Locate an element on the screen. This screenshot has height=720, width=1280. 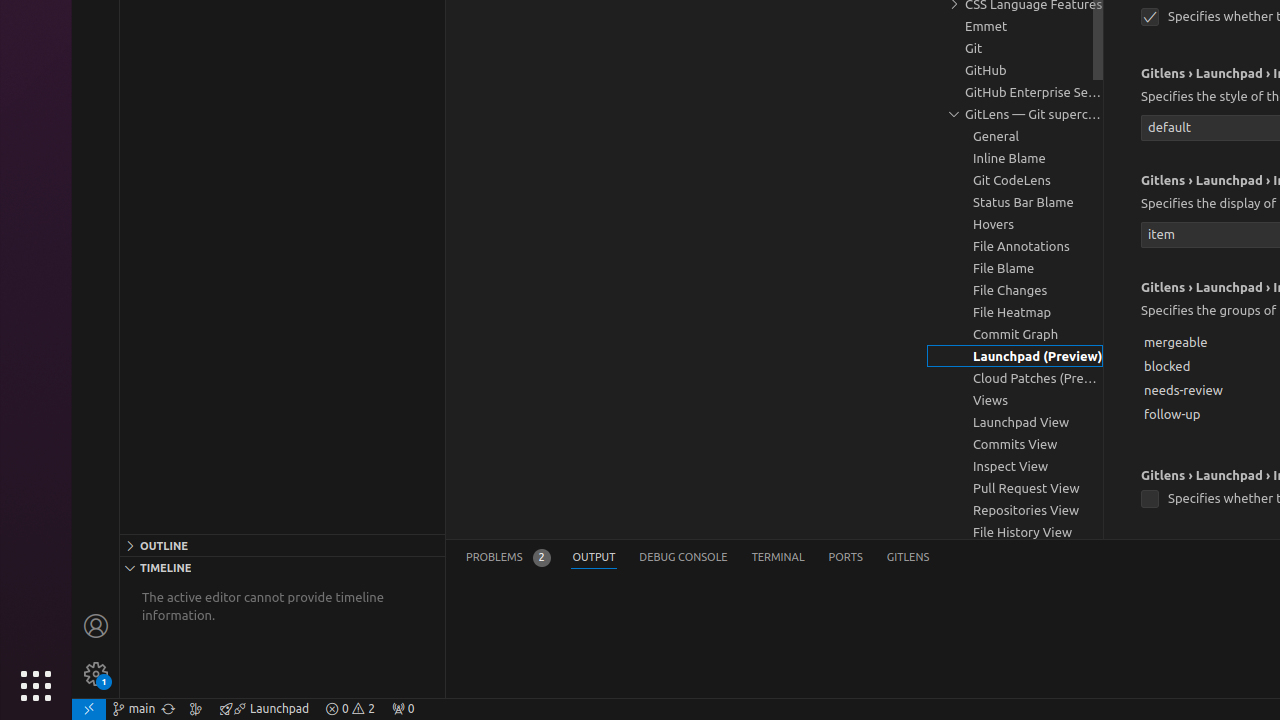
'GitLens' is located at coordinates (907, 557).